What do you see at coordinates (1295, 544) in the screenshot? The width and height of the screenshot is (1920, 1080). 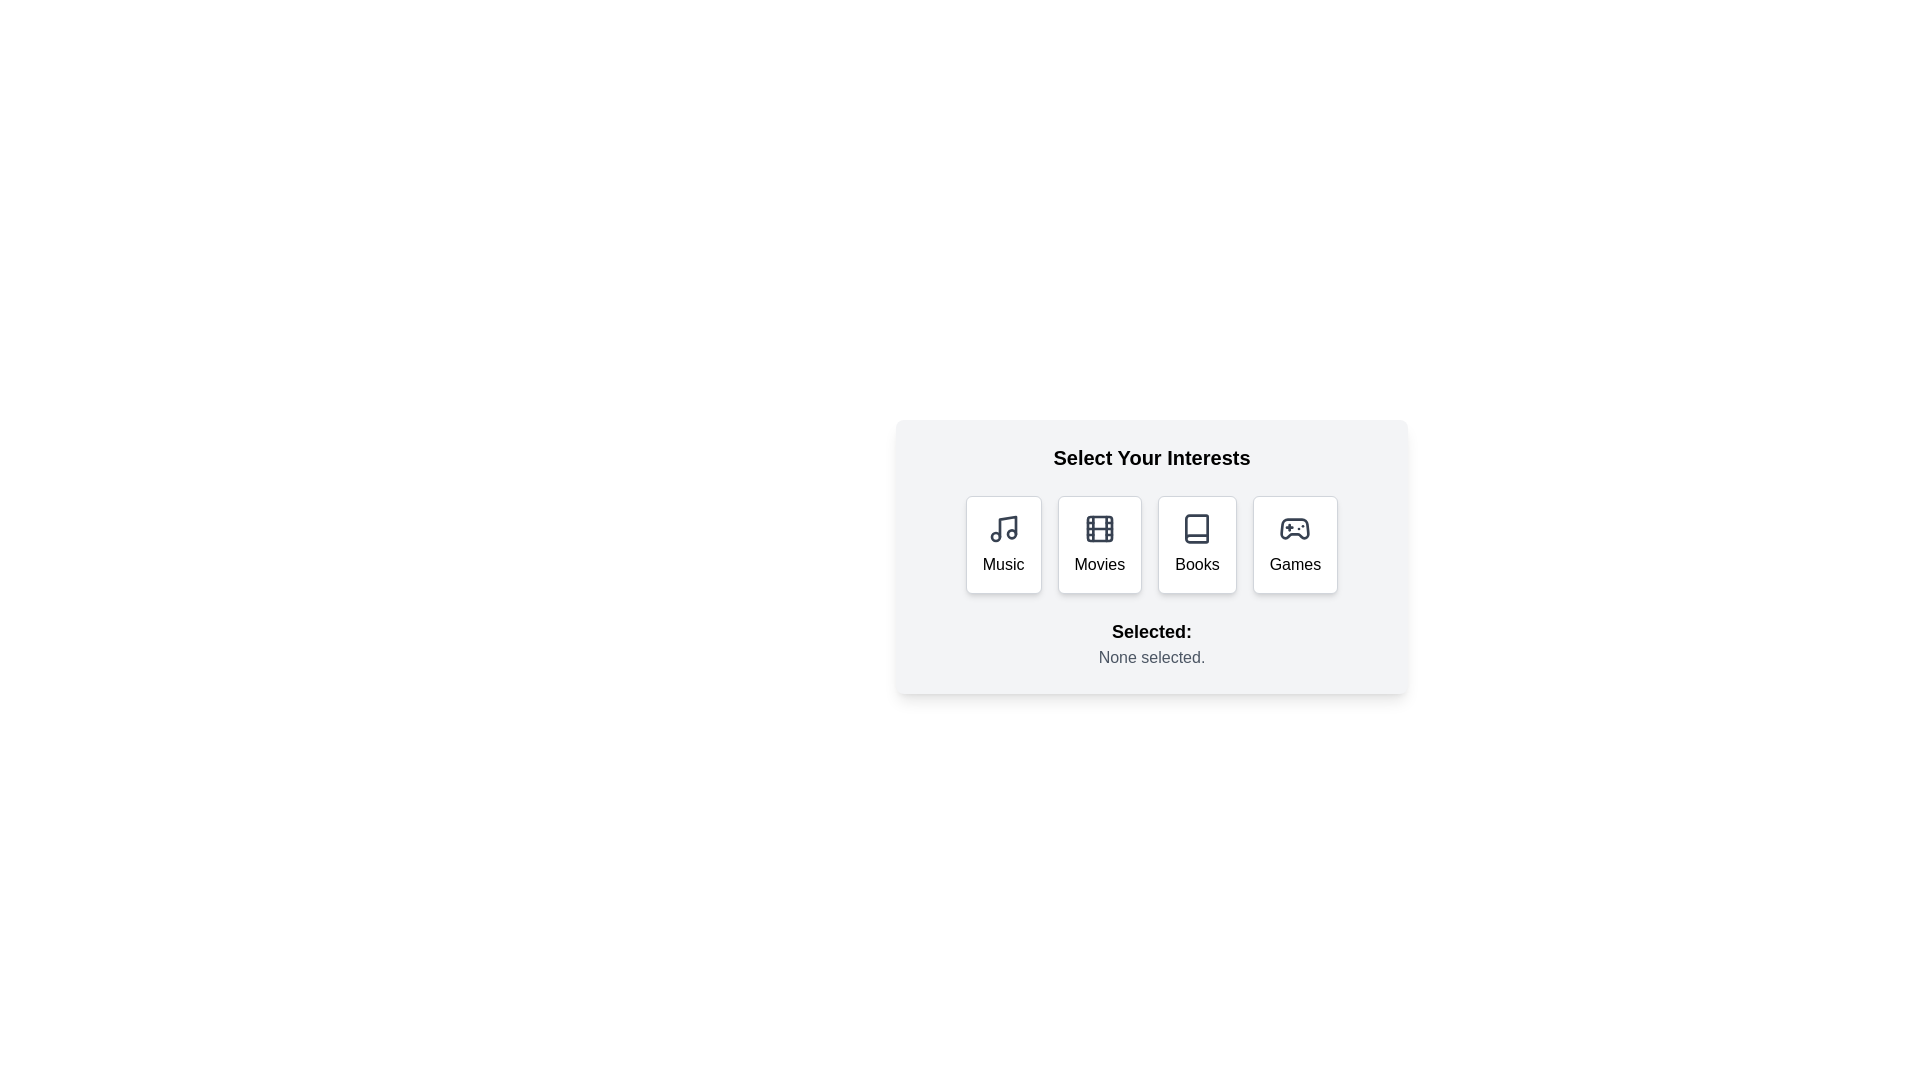 I see `the Games button to select the corresponding interest` at bounding box center [1295, 544].